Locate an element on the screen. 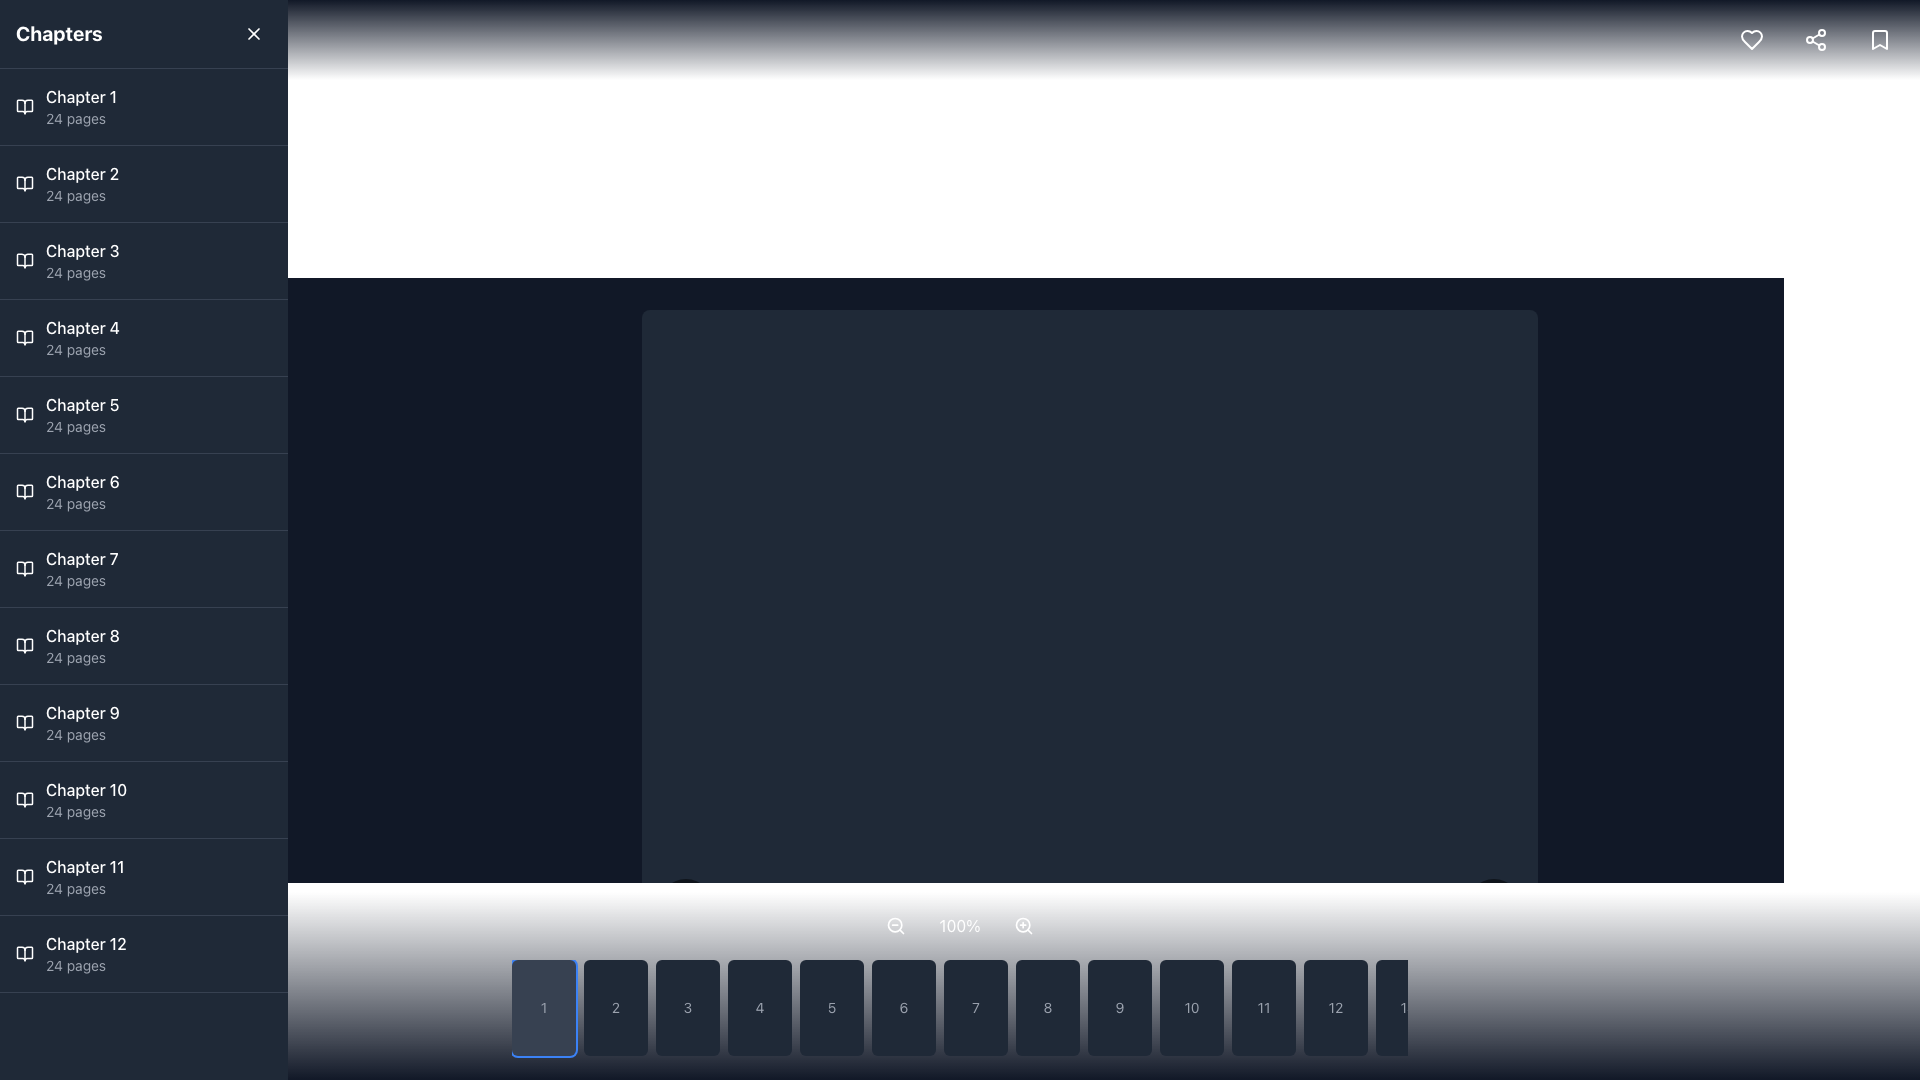 Image resolution: width=1920 pixels, height=1080 pixels. information displayed in the Text label that provides the number of pages for 'Chapter 7', located in the vertically stacked sidebar list on the left side of the viewport is located at coordinates (81, 581).